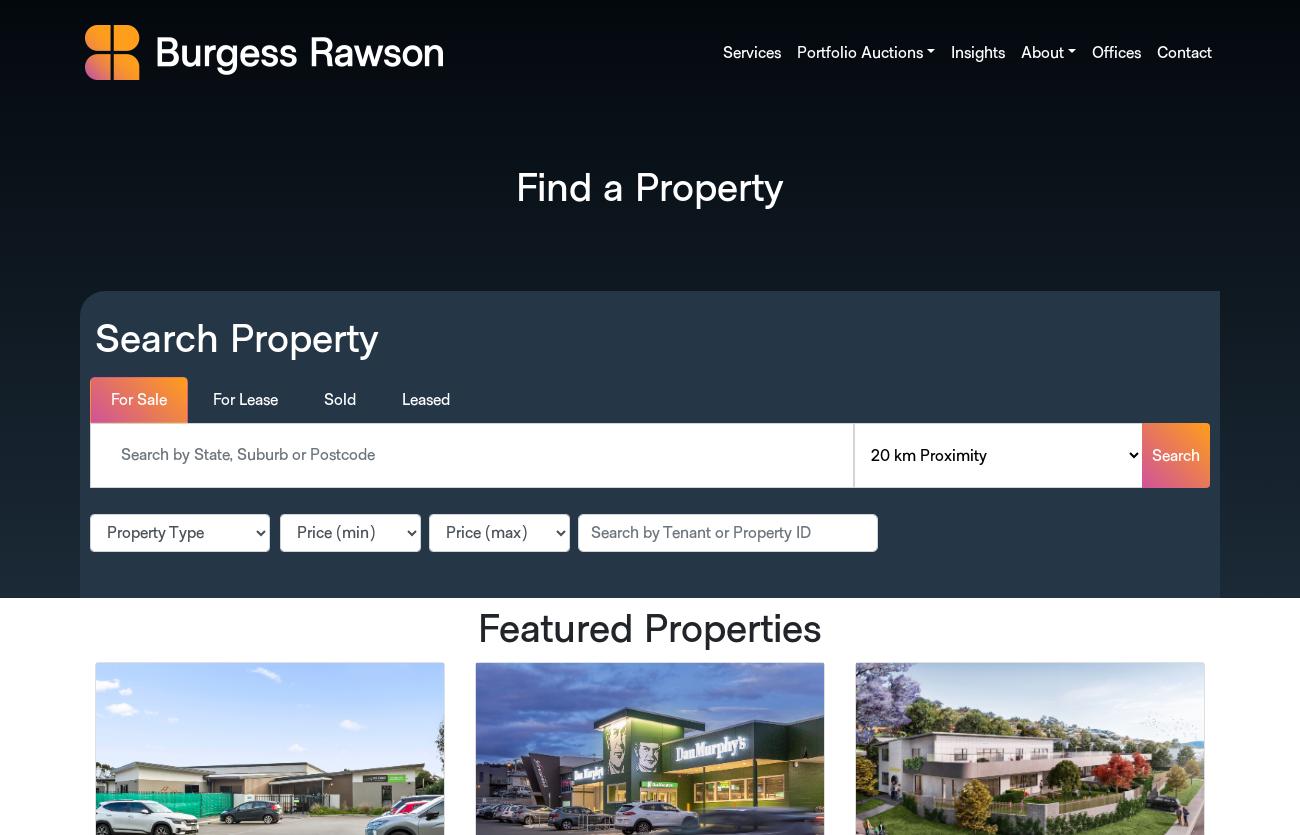 The width and height of the screenshot is (1300, 835). I want to click on 'Leased', so click(426, 399).